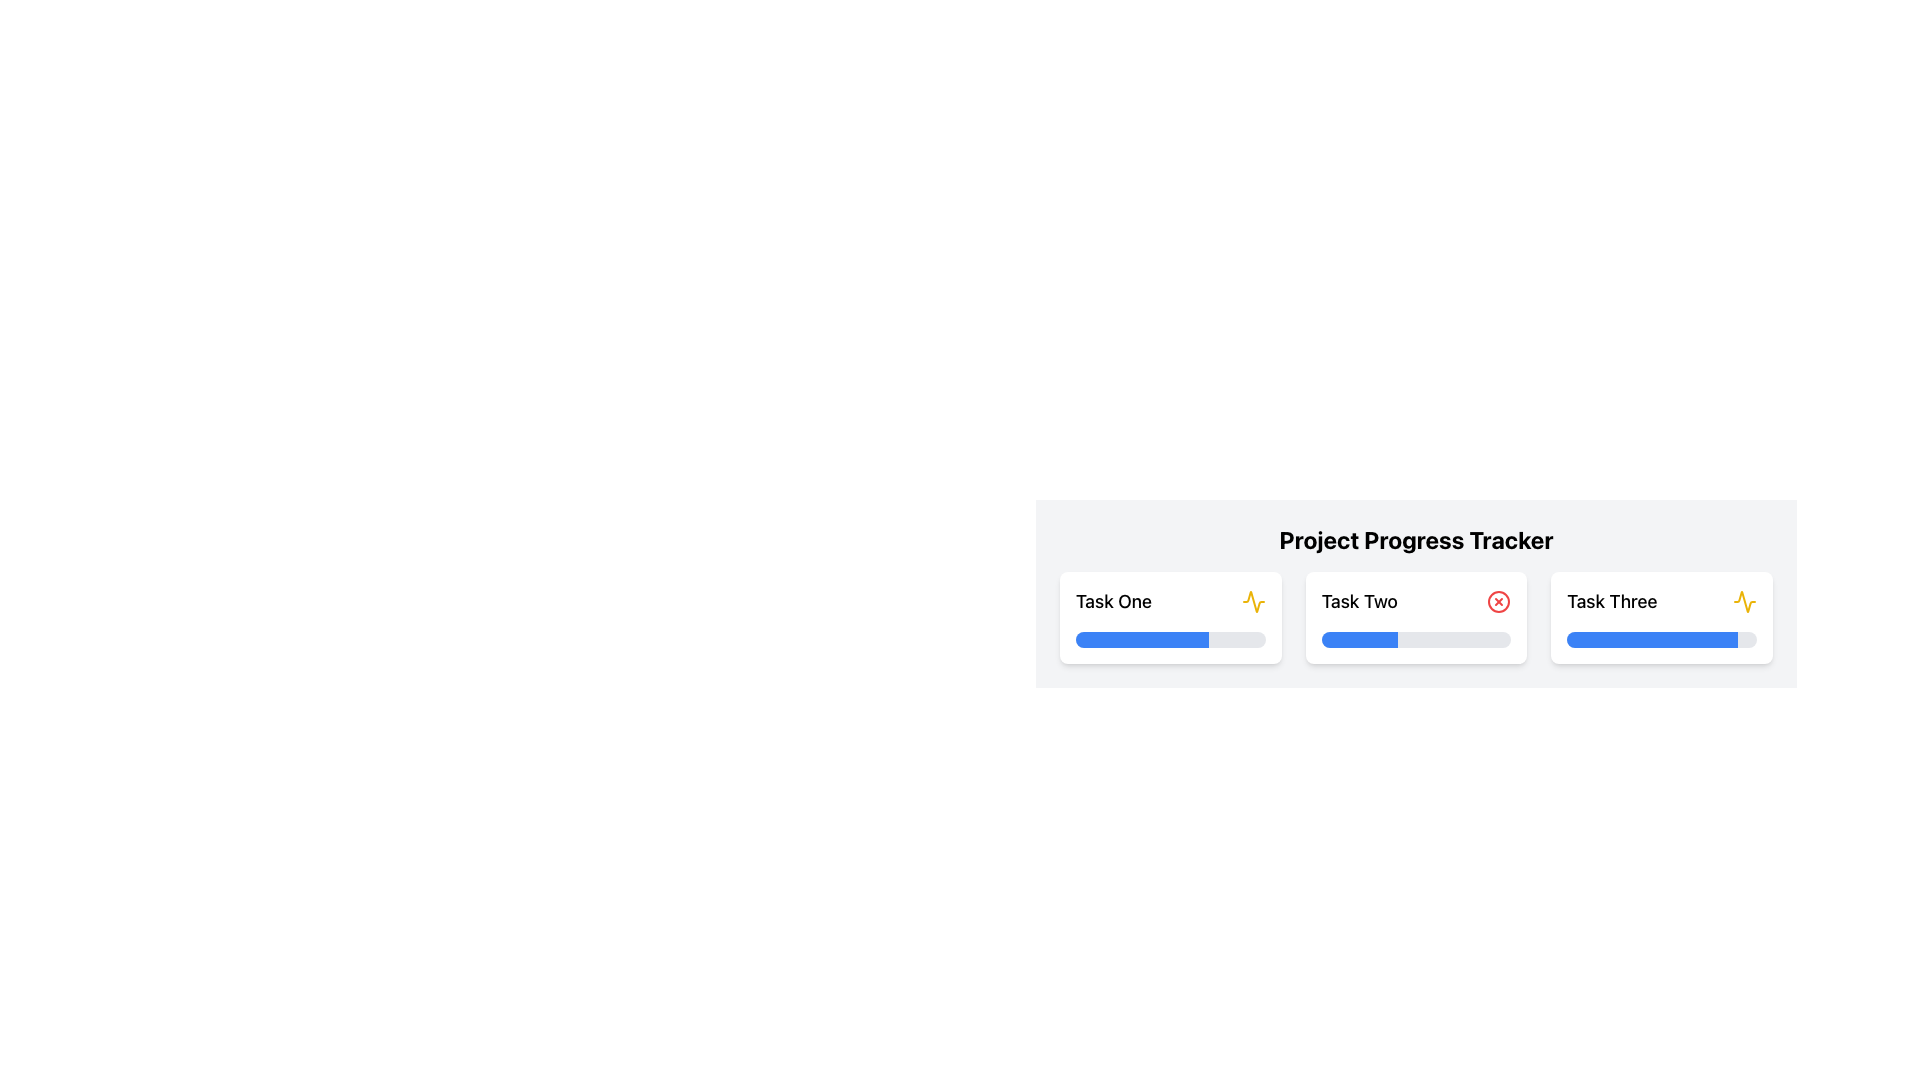 This screenshot has height=1080, width=1920. What do you see at coordinates (1359, 600) in the screenshot?
I see `the text label reading 'Task Two', which is styled in a bold and large font, located at the top-left region of the central card in a horizontal arrangement of three cards` at bounding box center [1359, 600].